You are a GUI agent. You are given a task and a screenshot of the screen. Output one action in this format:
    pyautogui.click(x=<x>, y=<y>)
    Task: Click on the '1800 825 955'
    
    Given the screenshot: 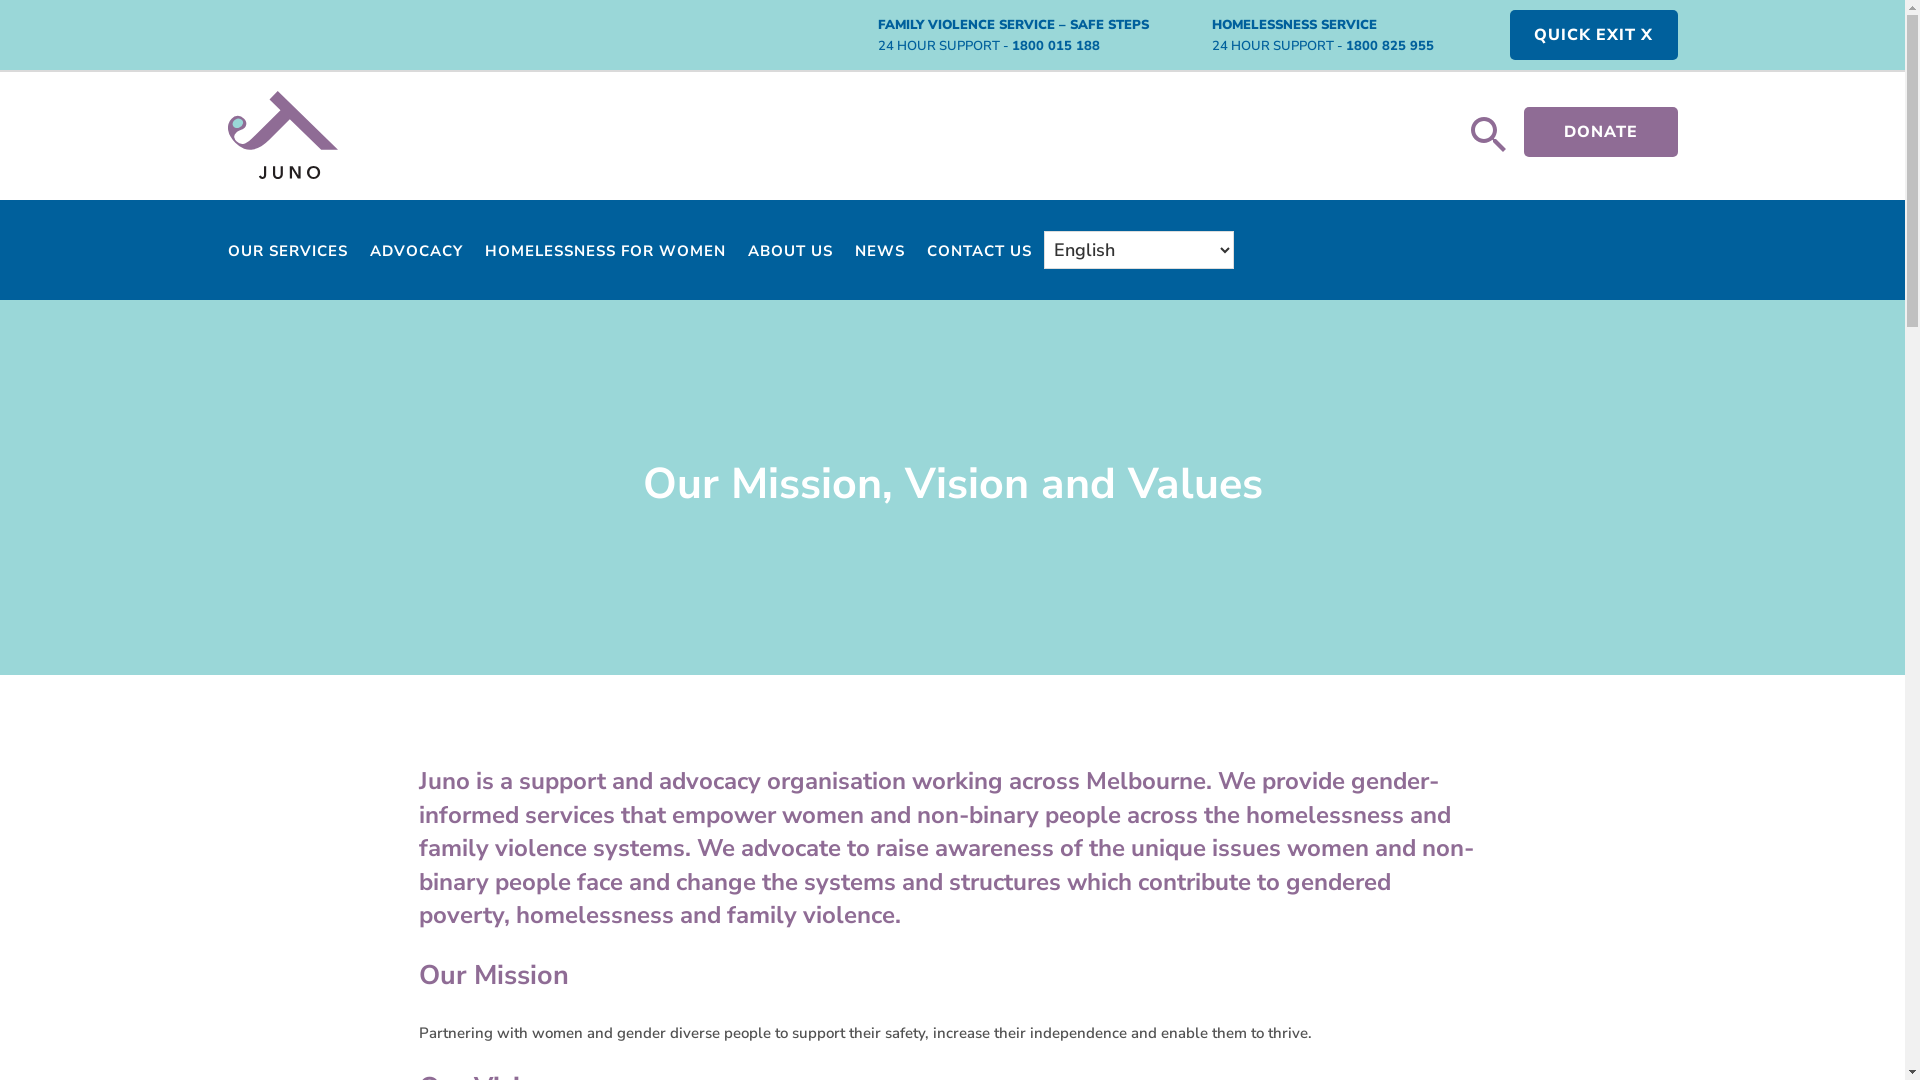 What is the action you would take?
    pyautogui.click(x=1345, y=45)
    